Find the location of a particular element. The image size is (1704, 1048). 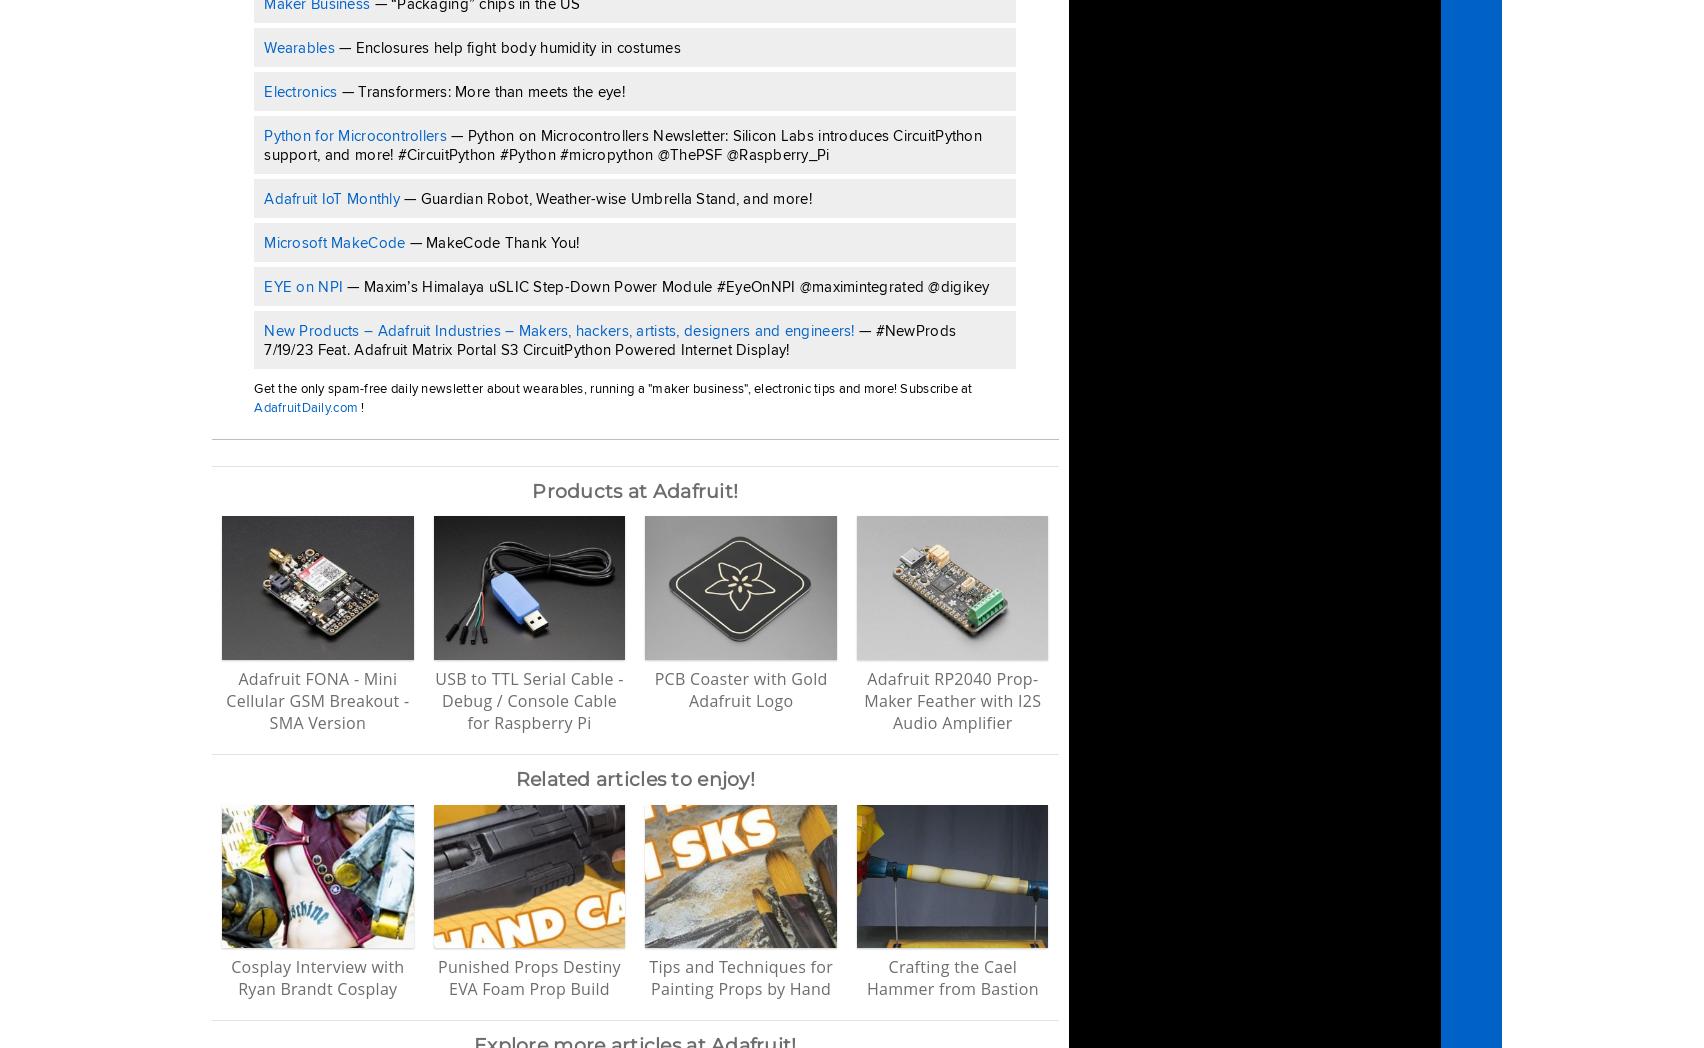

'Wearables' is located at coordinates (298, 47).